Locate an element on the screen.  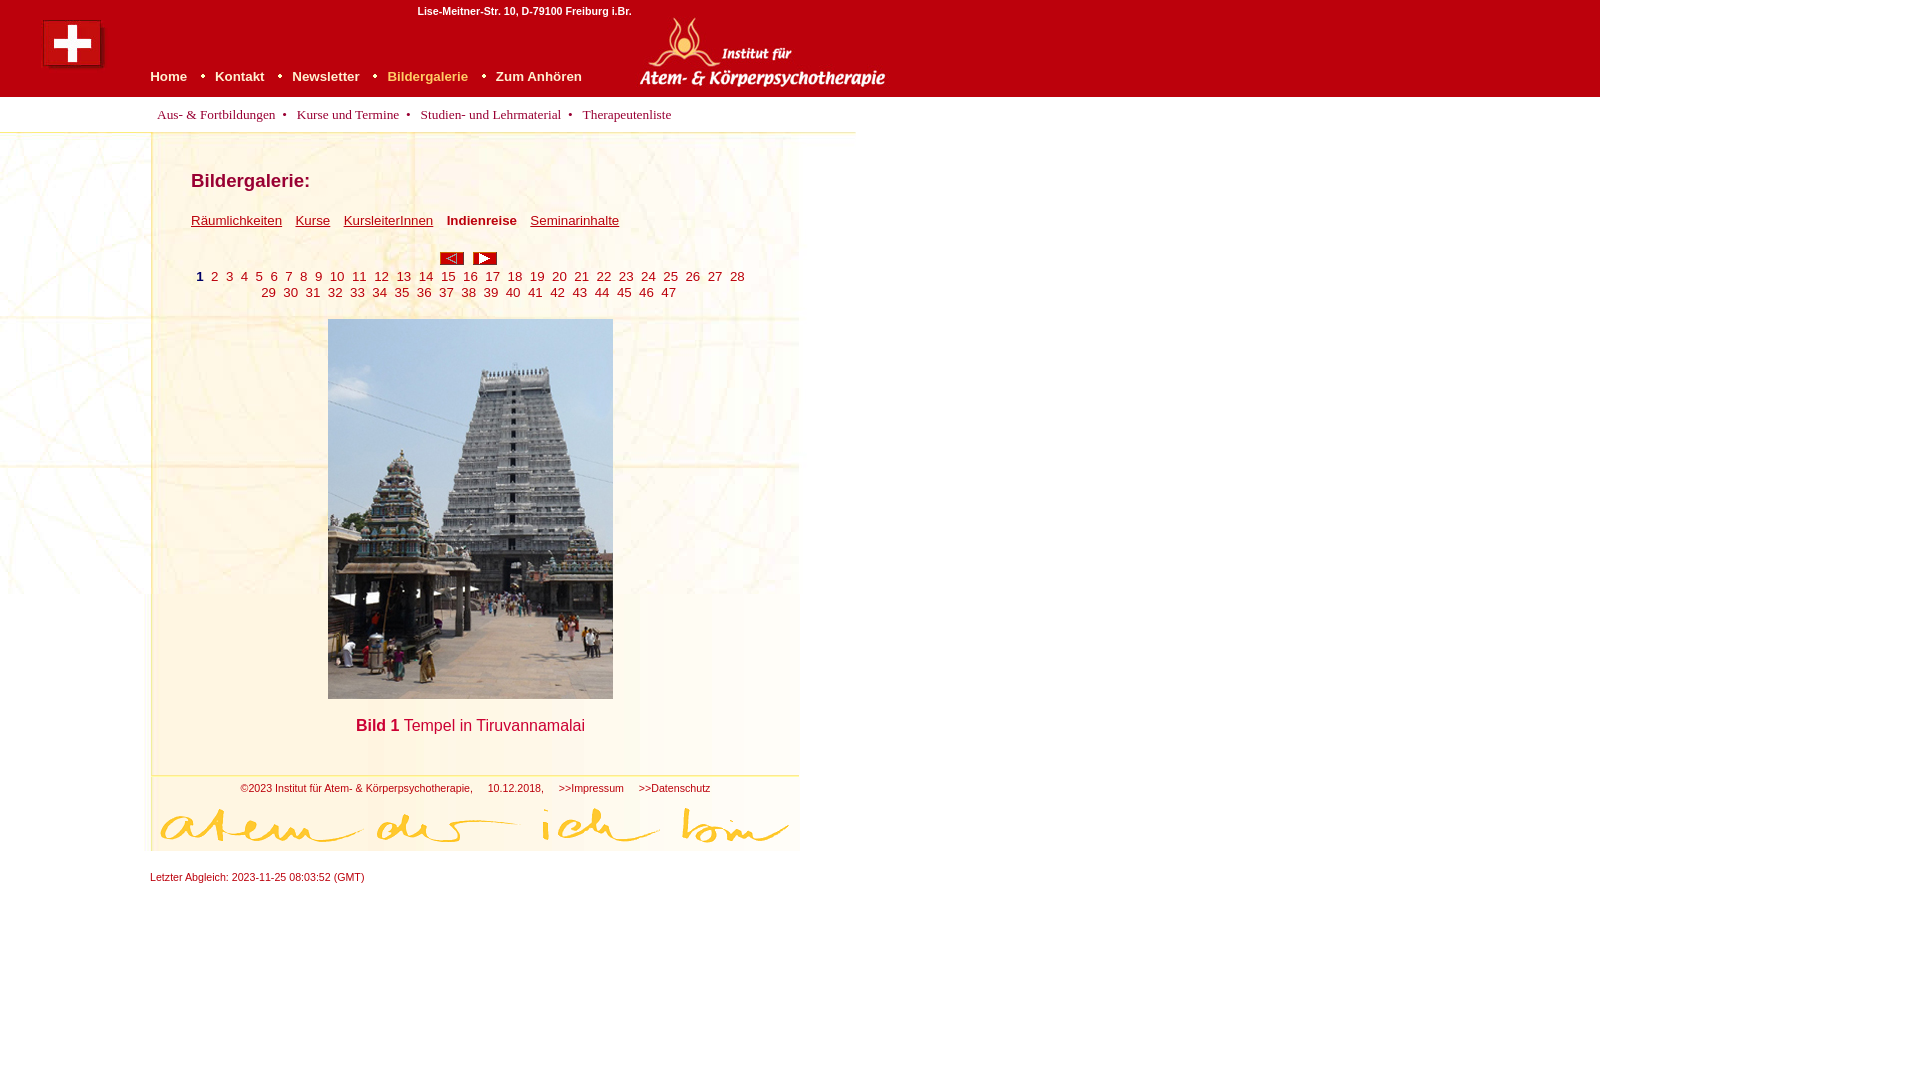
'40' is located at coordinates (513, 292).